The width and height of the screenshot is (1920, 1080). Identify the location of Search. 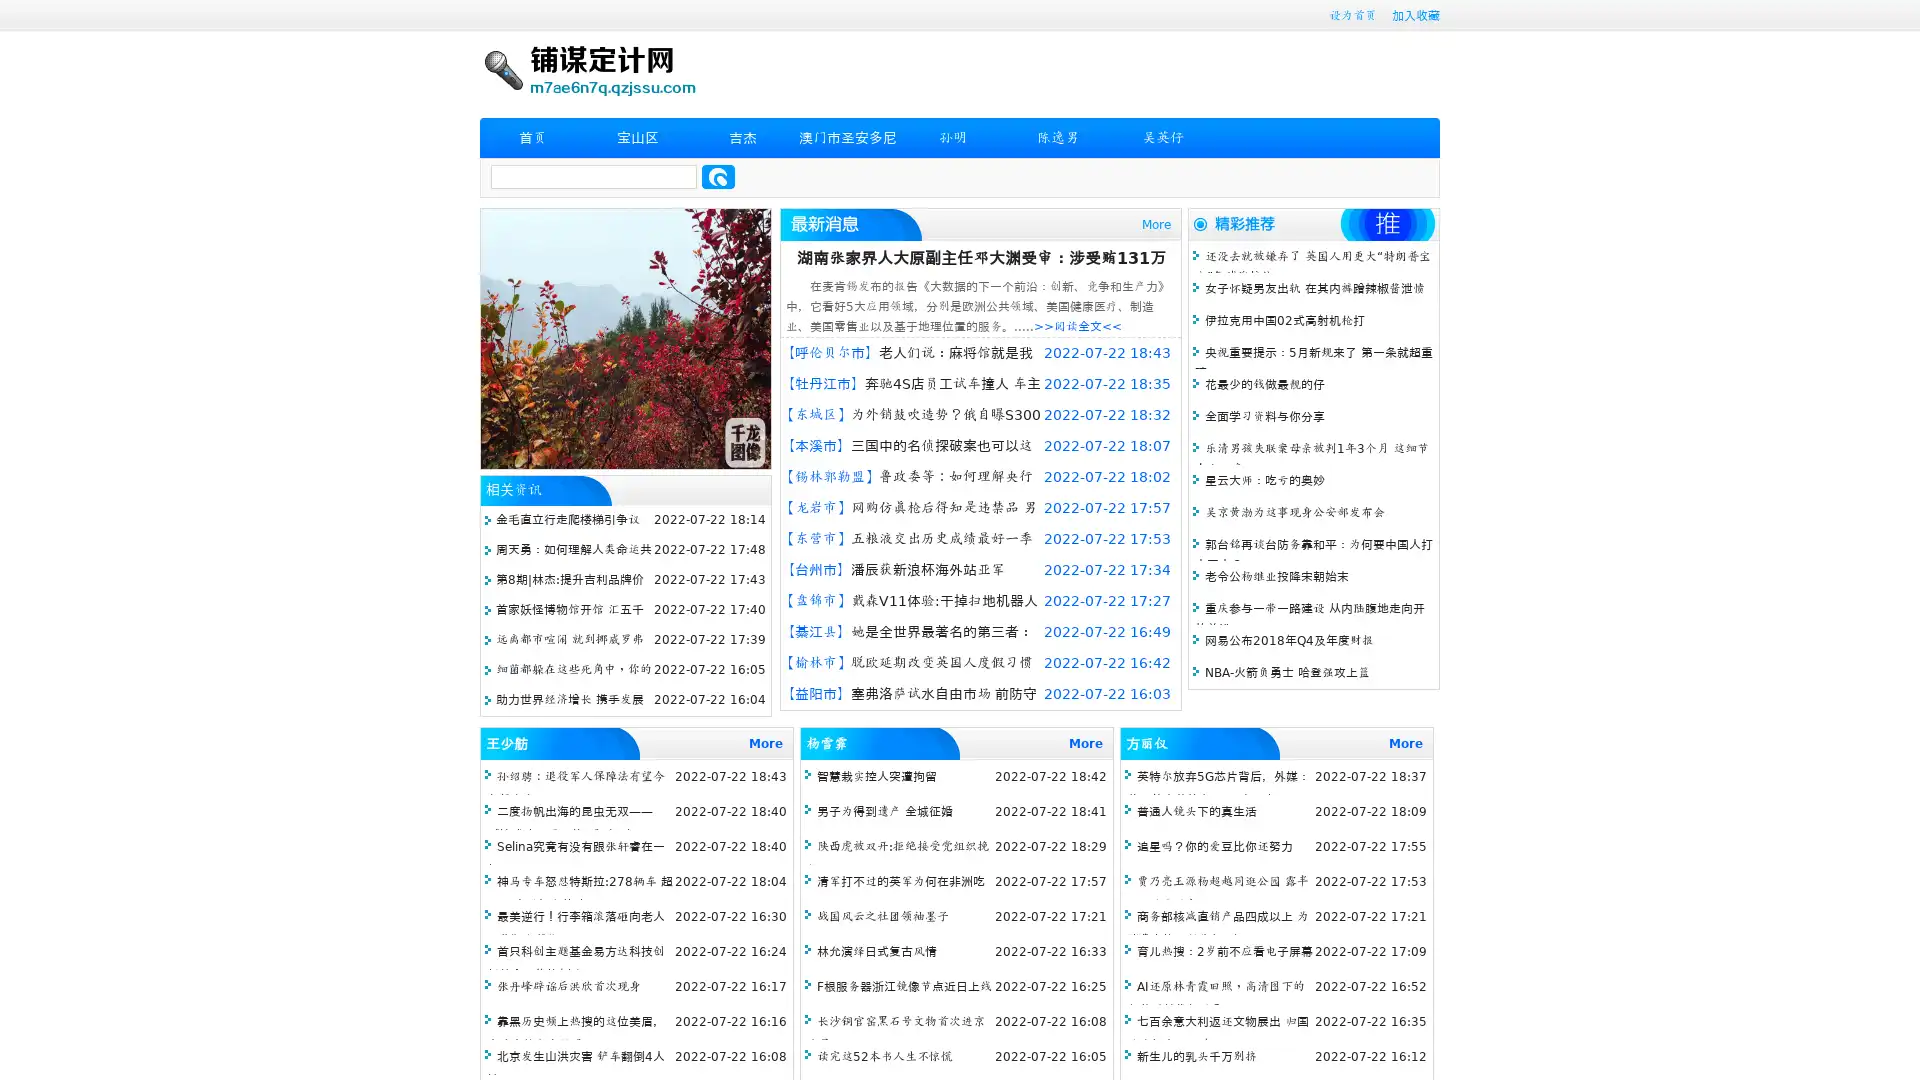
(718, 176).